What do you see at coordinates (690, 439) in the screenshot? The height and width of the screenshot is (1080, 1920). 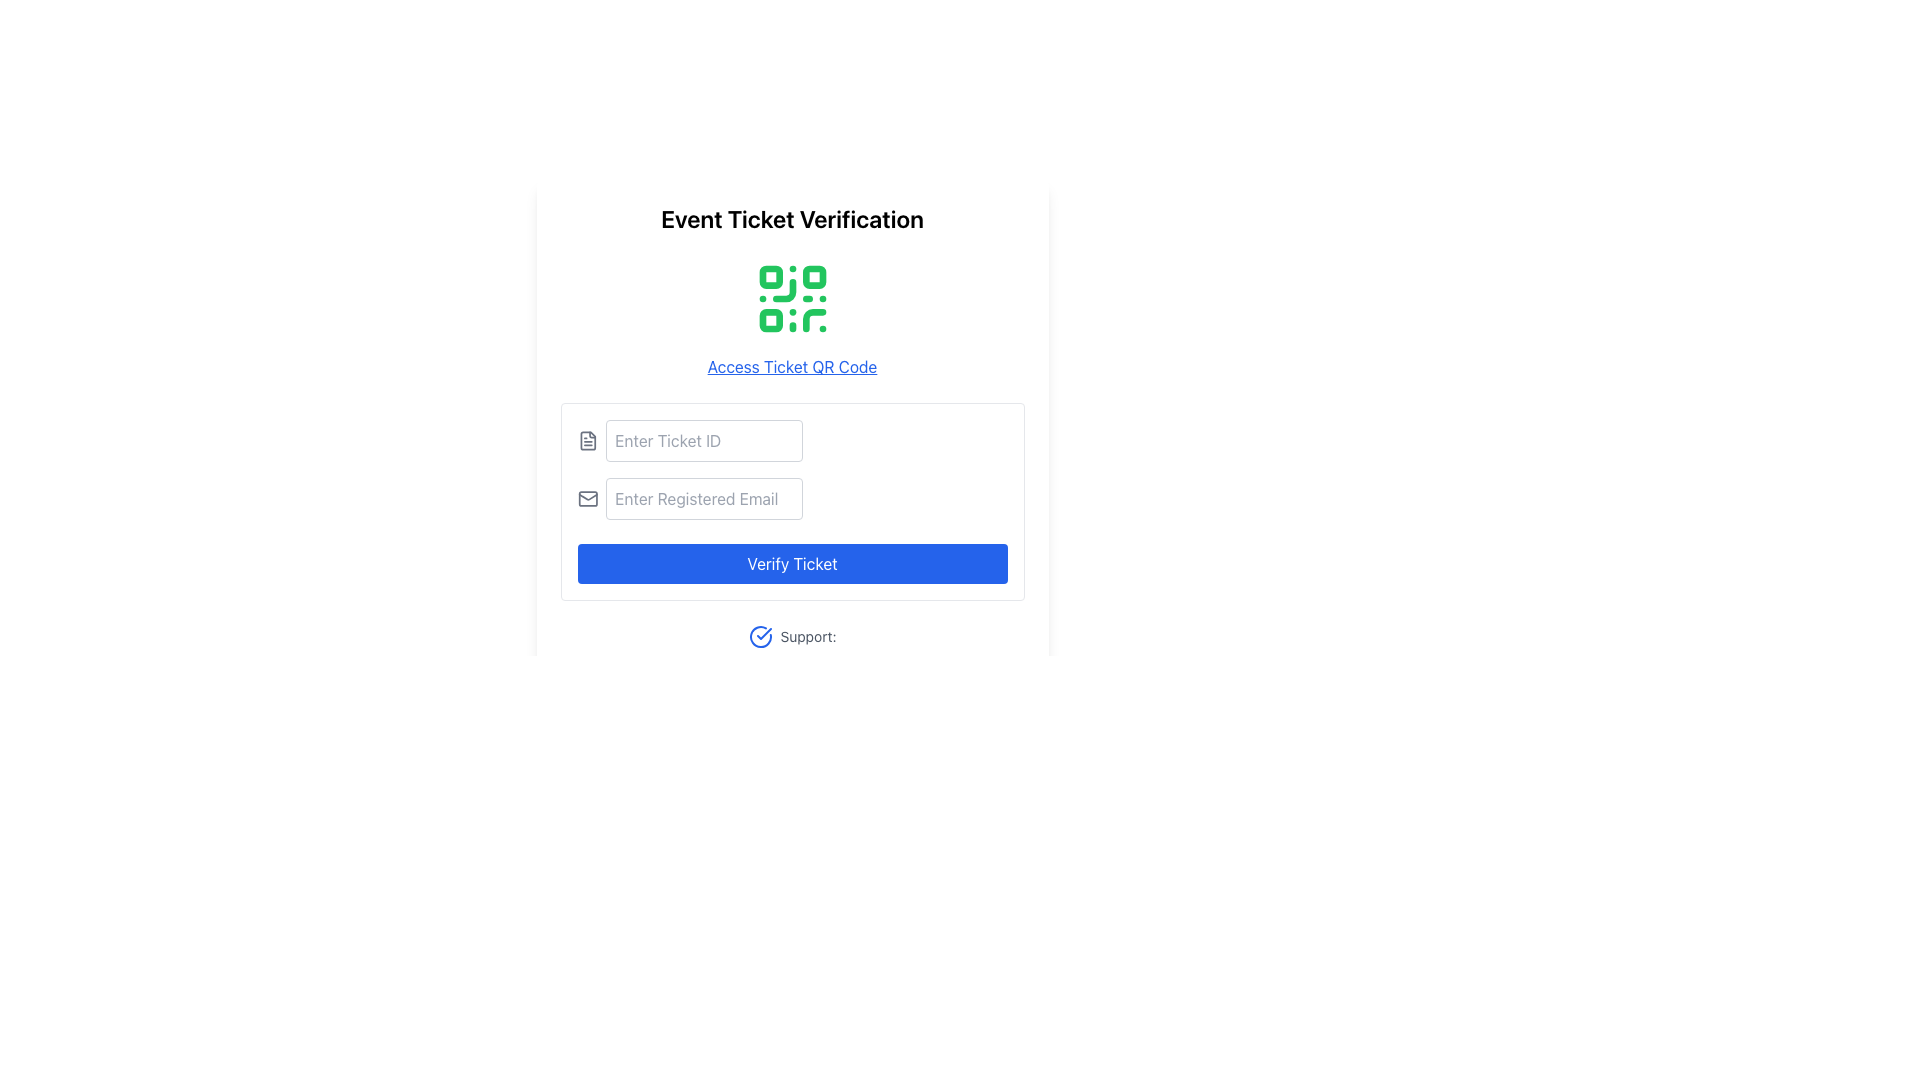 I see `the text input field labeled 'Enter Ticket ID' to focus on it for input` at bounding box center [690, 439].